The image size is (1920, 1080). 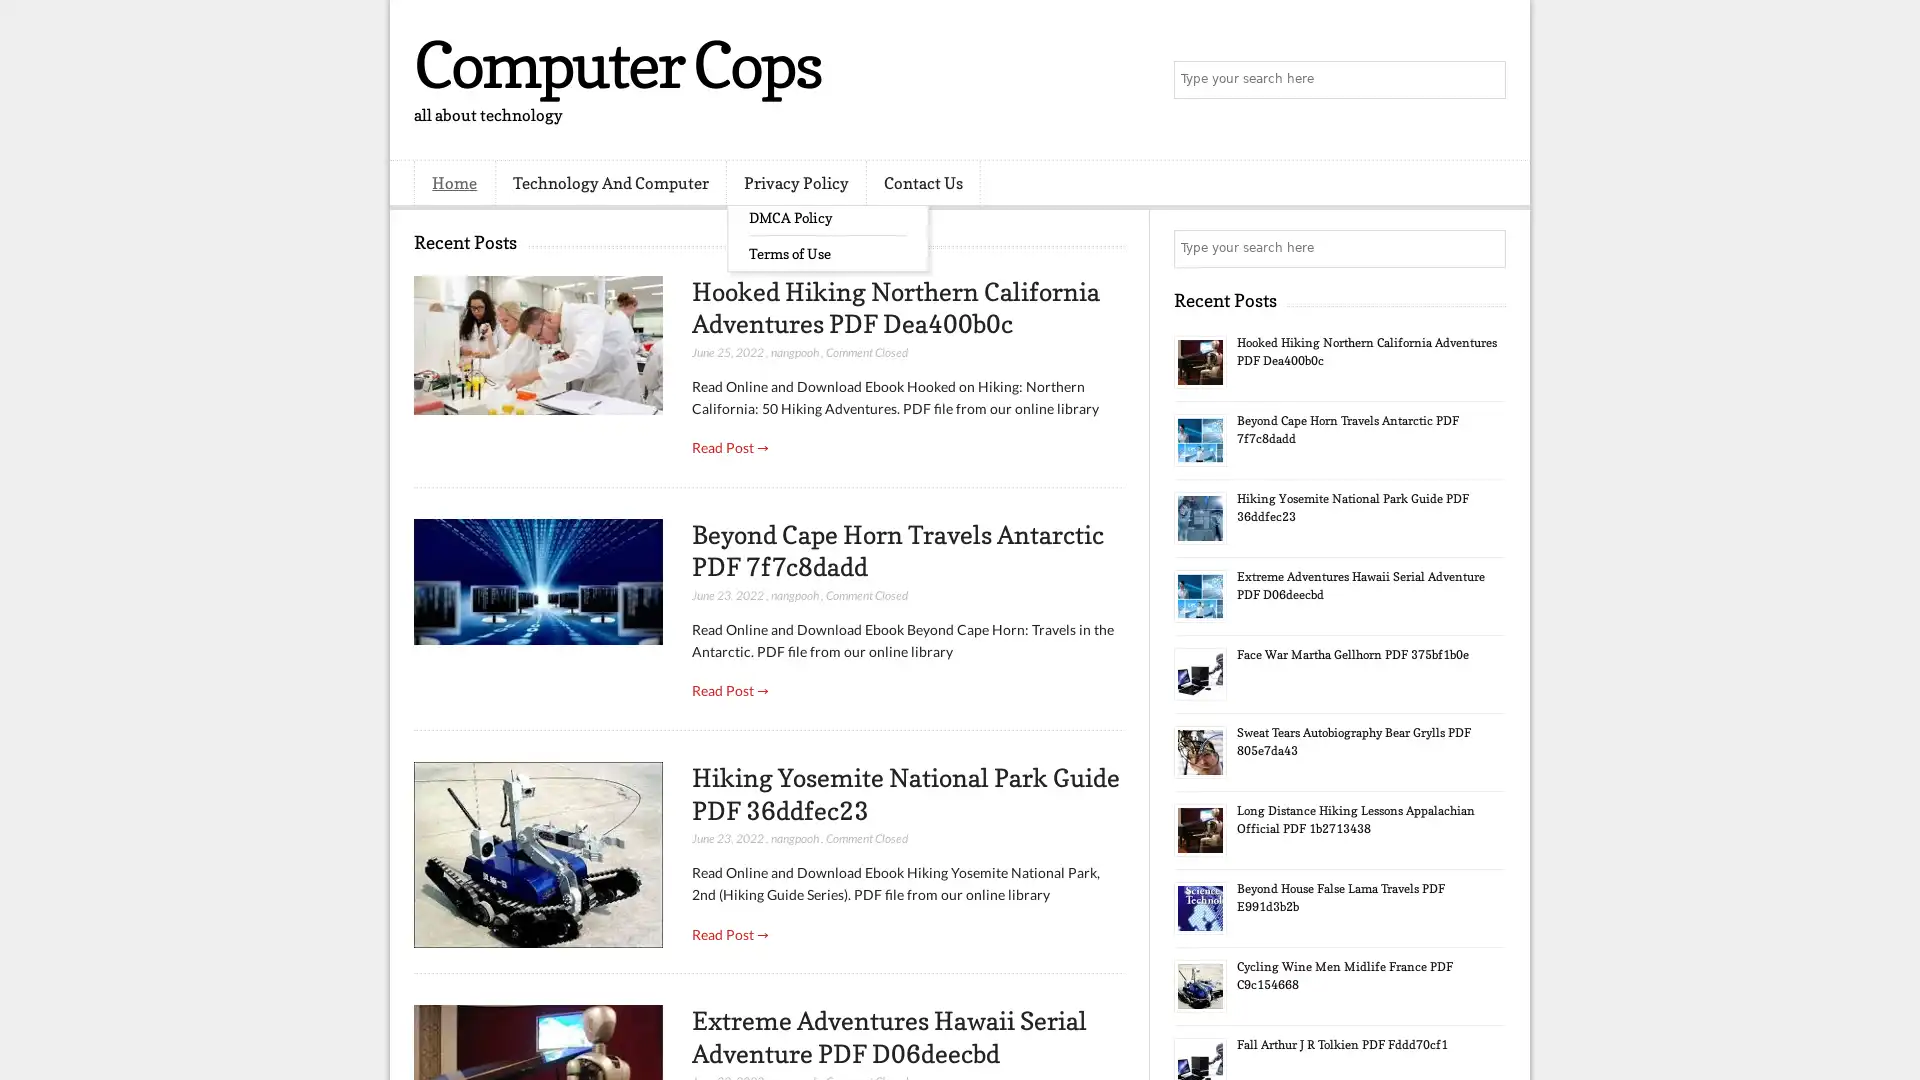 What do you see at coordinates (1485, 80) in the screenshot?
I see `Search` at bounding box center [1485, 80].